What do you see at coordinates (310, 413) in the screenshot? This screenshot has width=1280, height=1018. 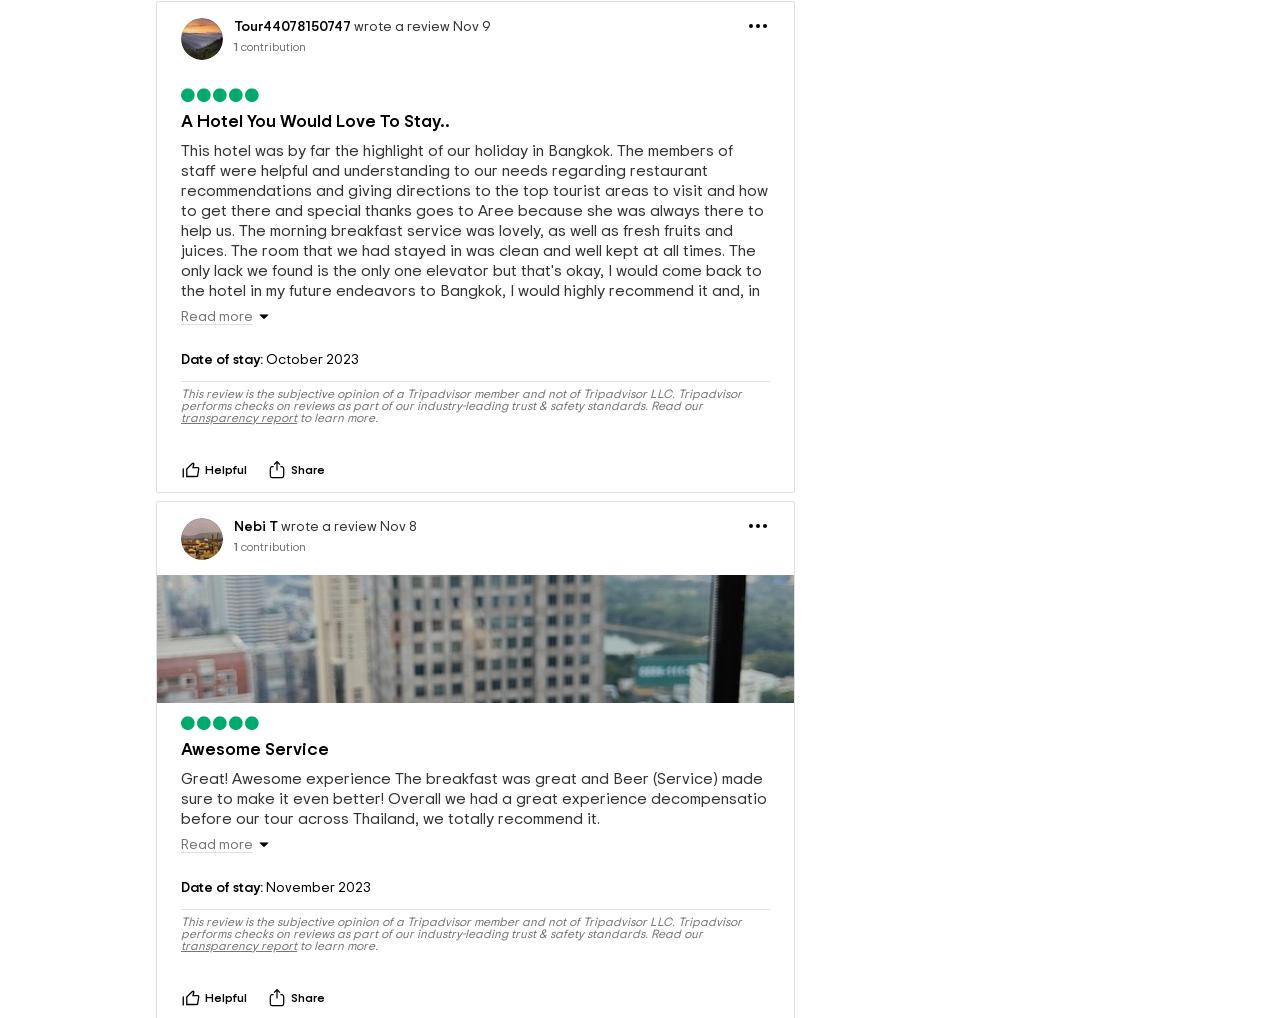 I see `'October 2023'` at bounding box center [310, 413].